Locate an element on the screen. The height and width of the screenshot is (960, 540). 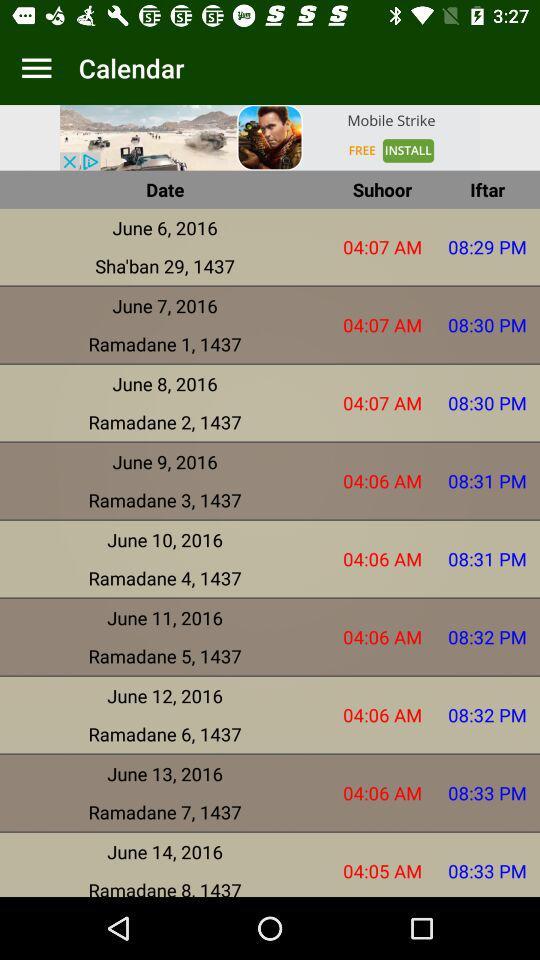
menu option is located at coordinates (36, 68).